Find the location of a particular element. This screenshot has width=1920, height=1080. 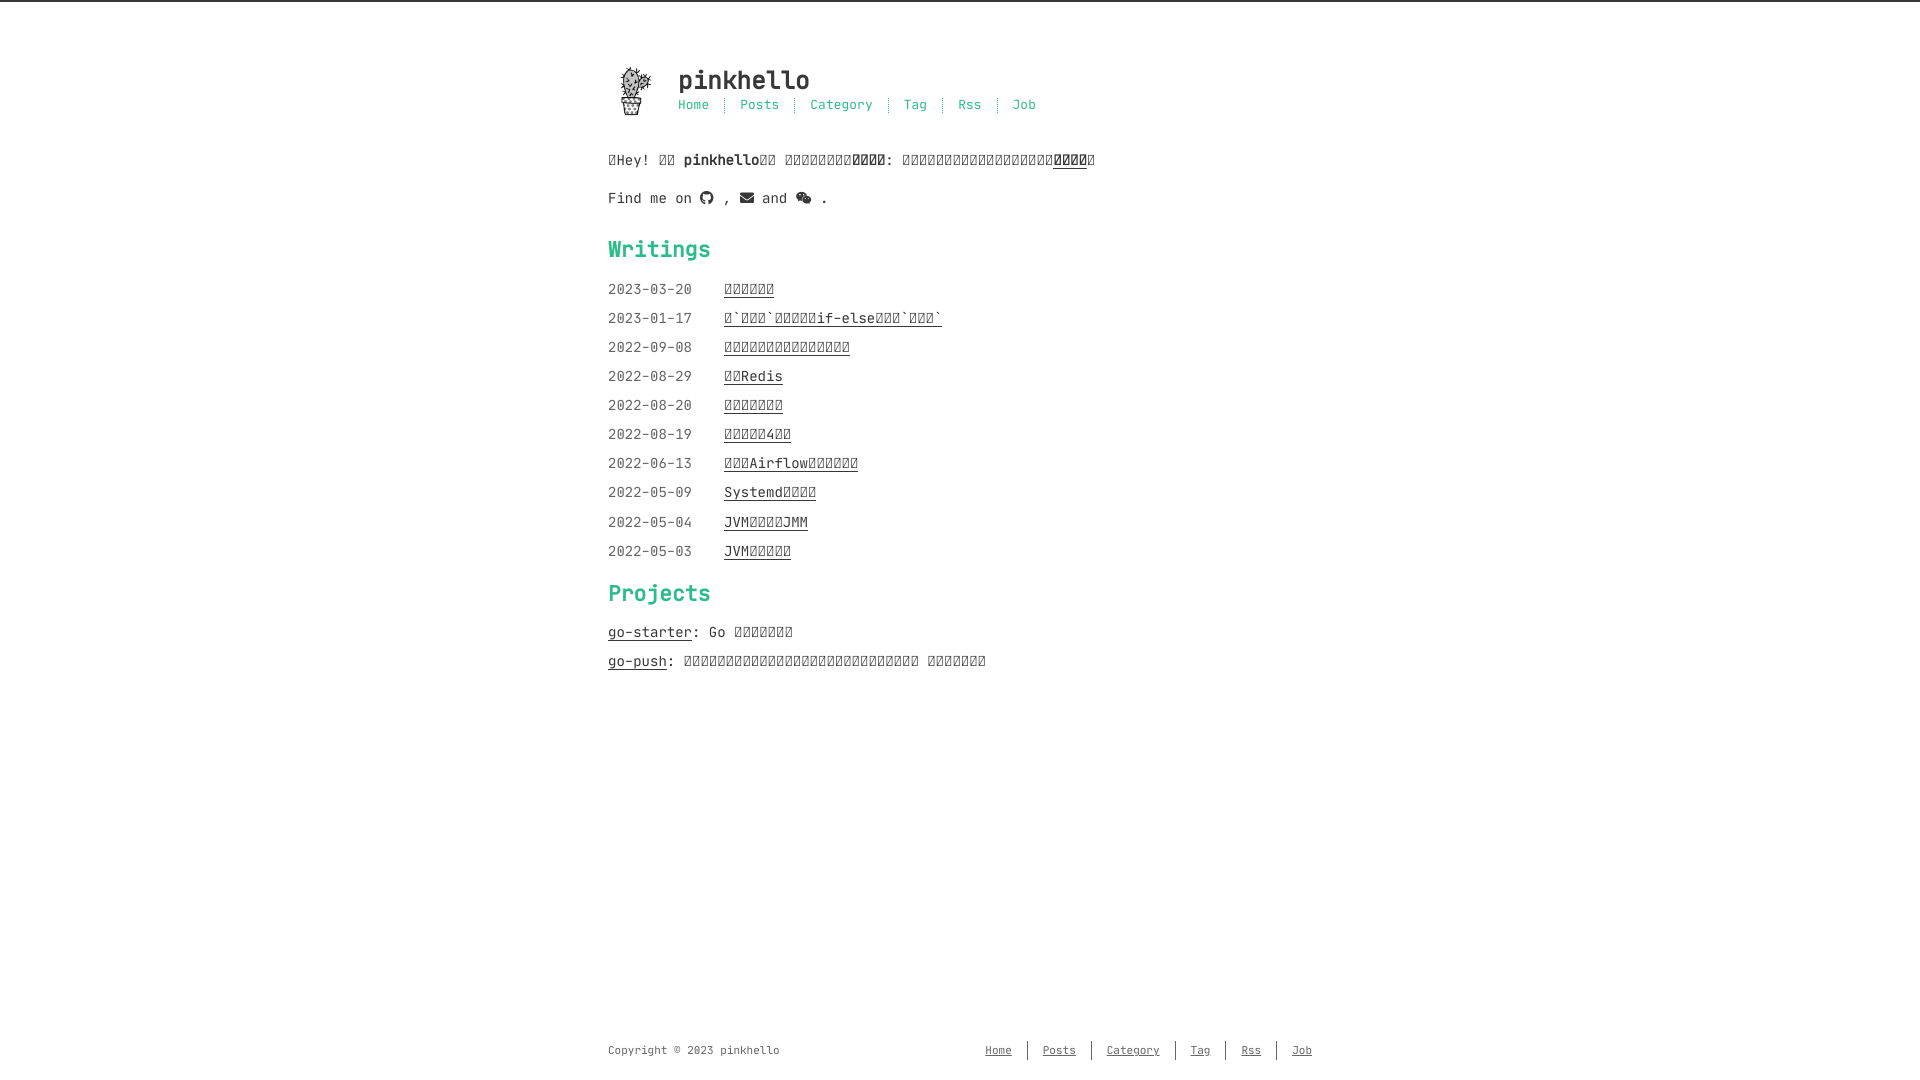

'Category' is located at coordinates (840, 105).